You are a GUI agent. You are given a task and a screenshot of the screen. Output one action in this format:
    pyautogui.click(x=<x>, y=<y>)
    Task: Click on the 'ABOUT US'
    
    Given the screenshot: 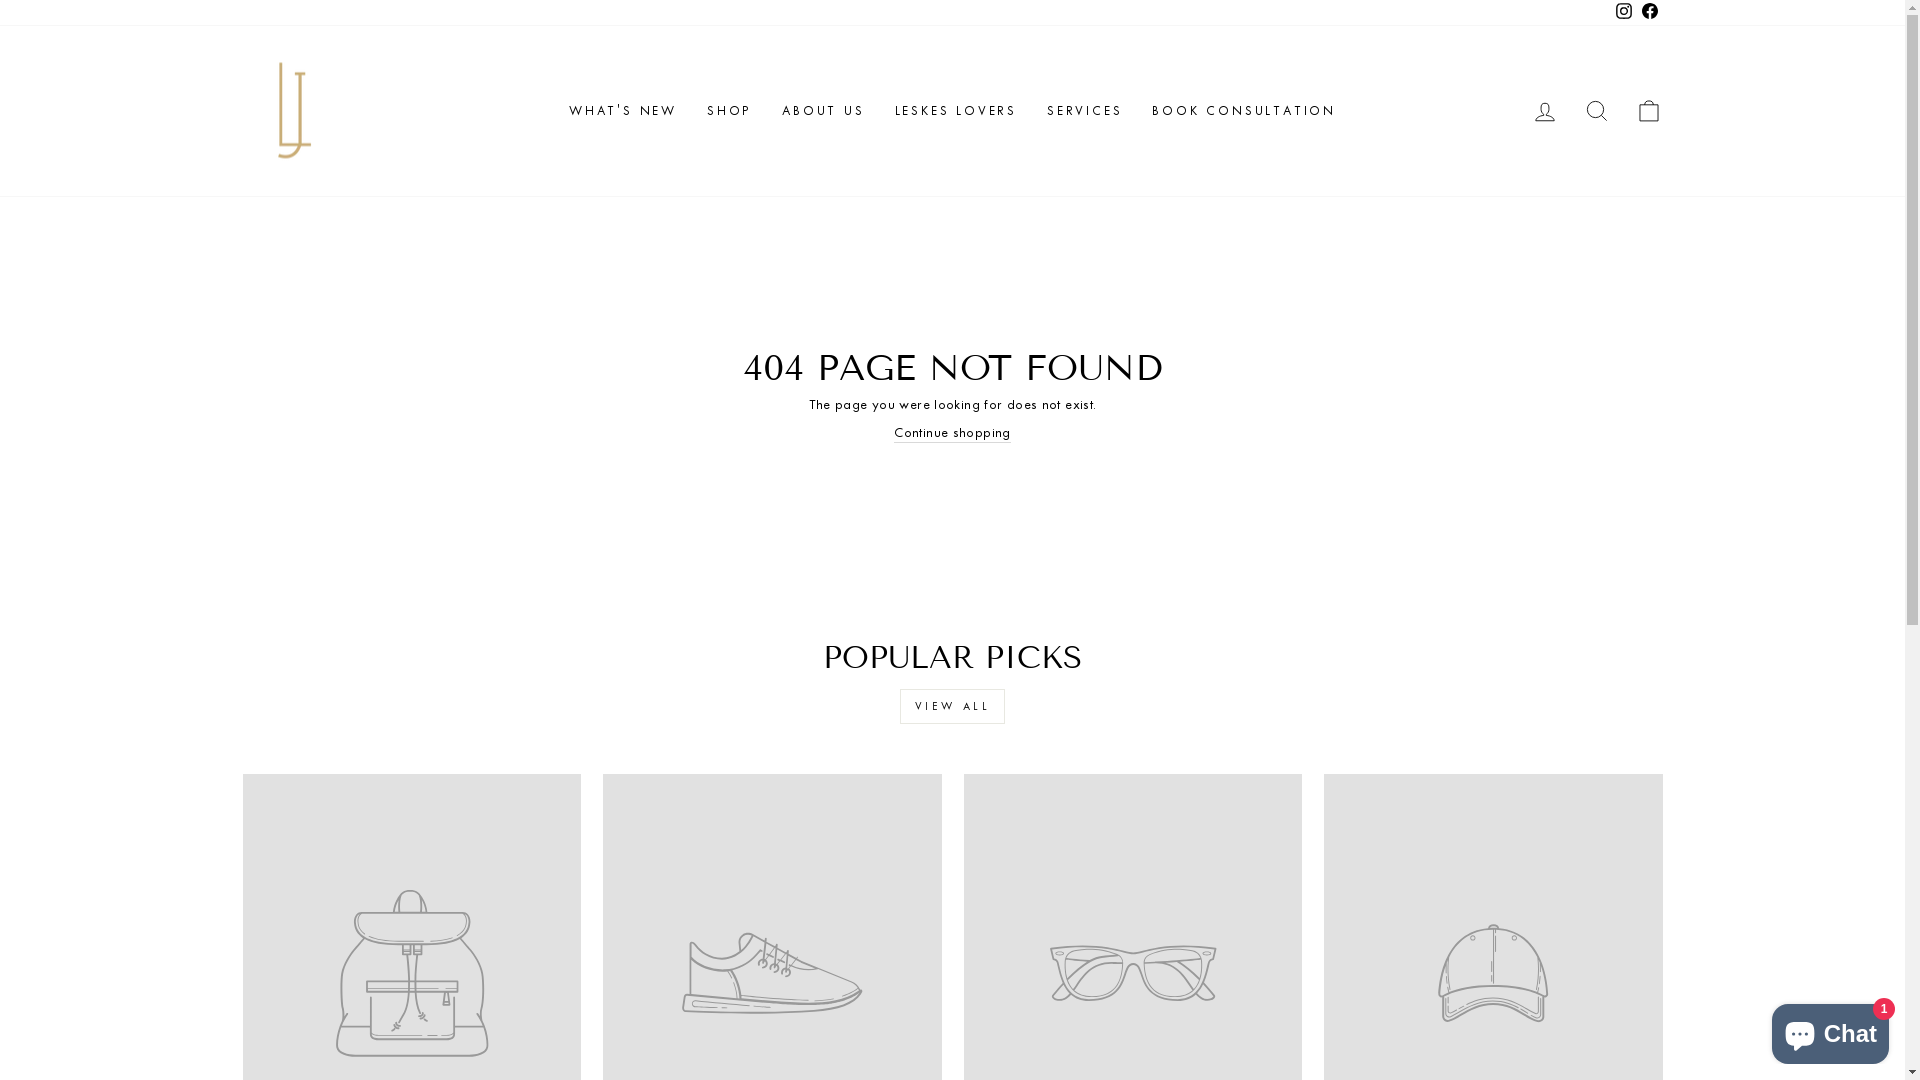 What is the action you would take?
    pyautogui.click(x=822, y=111)
    